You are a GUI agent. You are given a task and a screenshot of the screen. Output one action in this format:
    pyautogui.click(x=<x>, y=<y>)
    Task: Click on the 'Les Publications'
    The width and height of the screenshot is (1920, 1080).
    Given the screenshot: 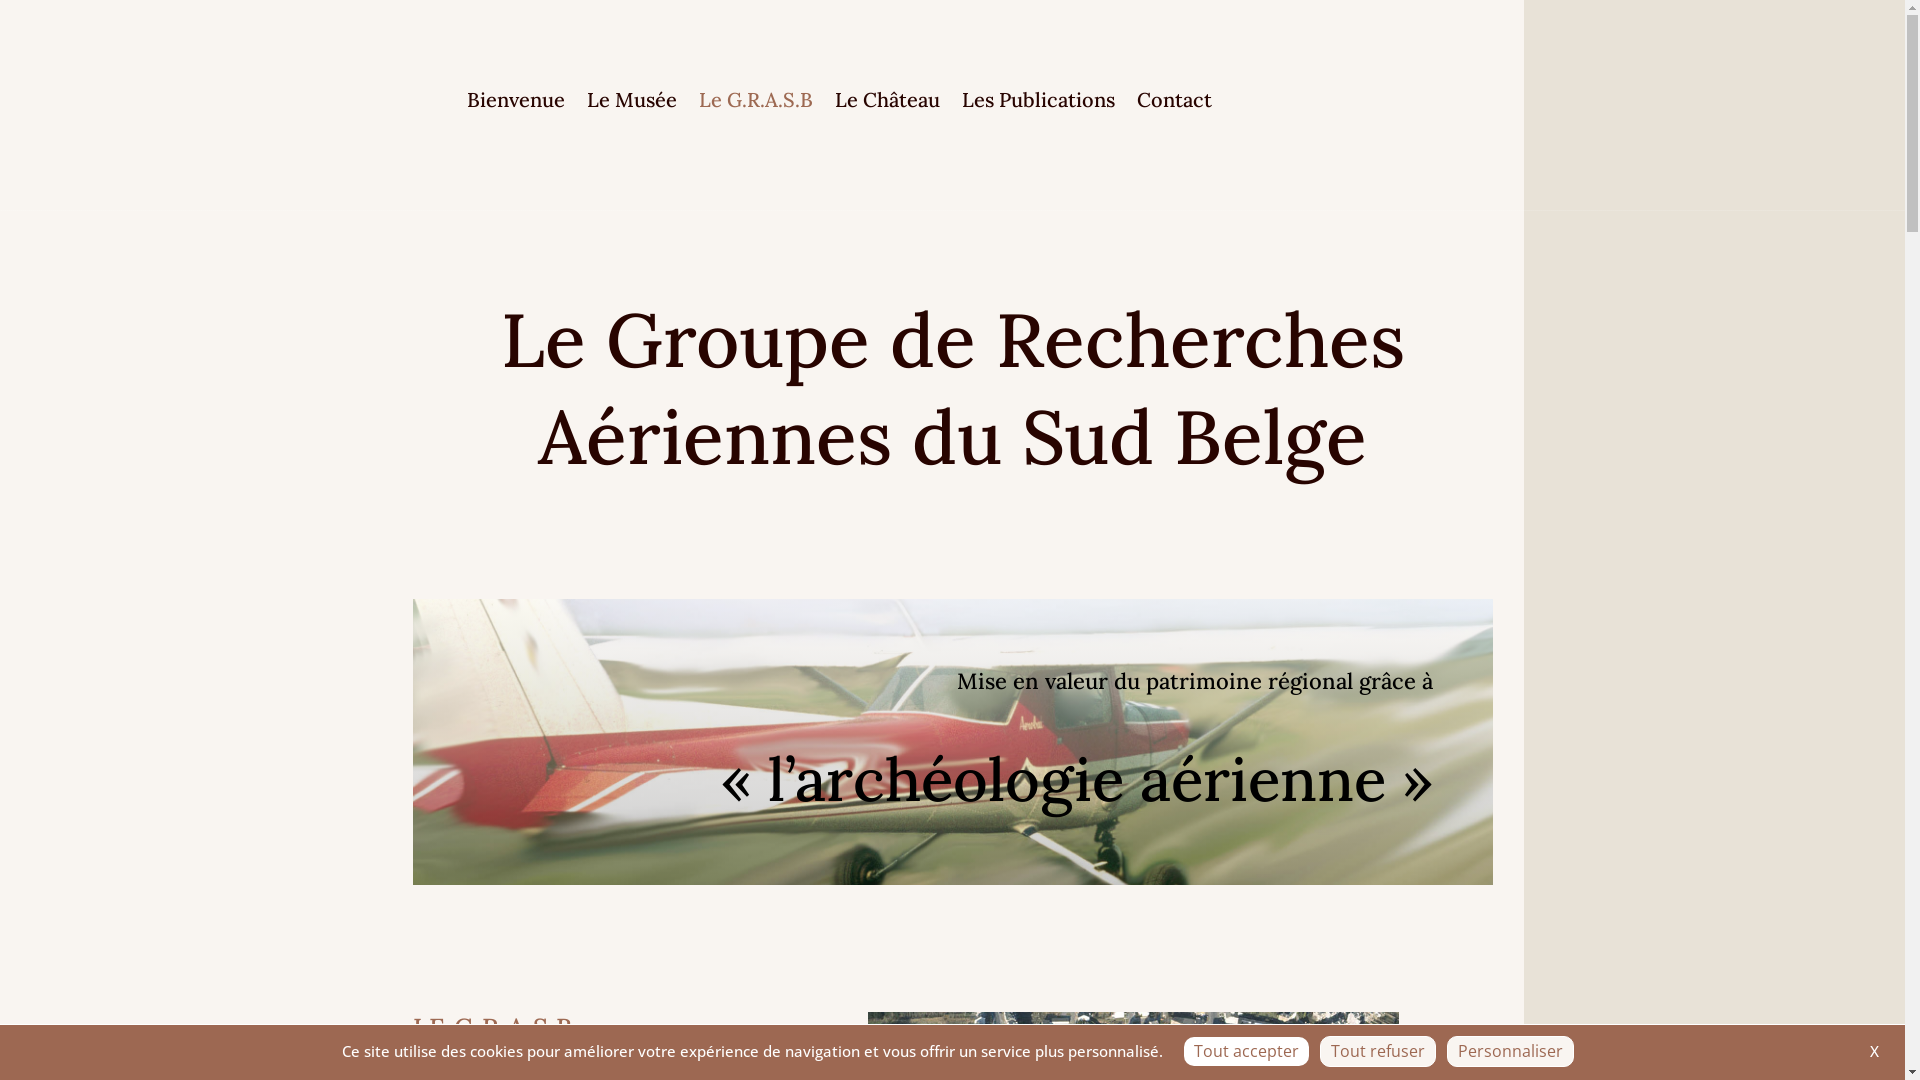 What is the action you would take?
    pyautogui.click(x=1038, y=104)
    